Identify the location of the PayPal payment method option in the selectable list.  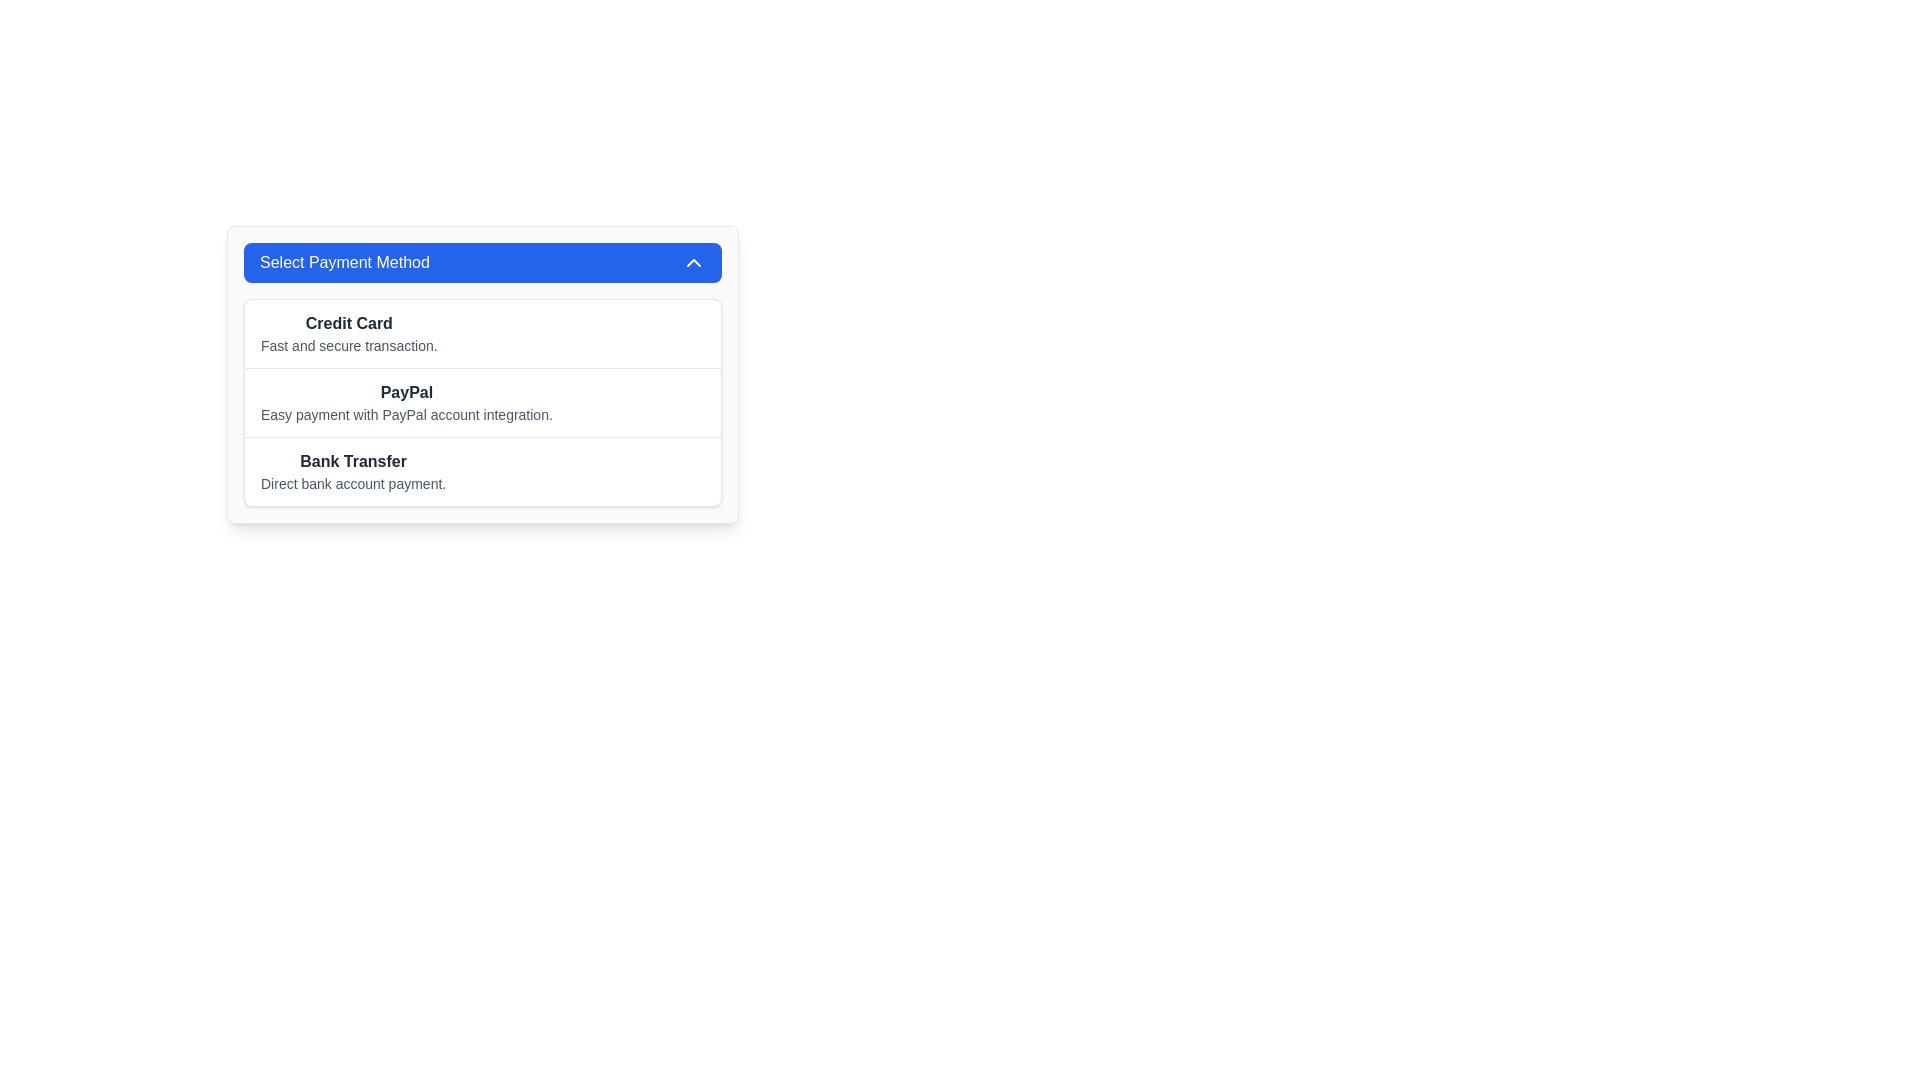
(483, 402).